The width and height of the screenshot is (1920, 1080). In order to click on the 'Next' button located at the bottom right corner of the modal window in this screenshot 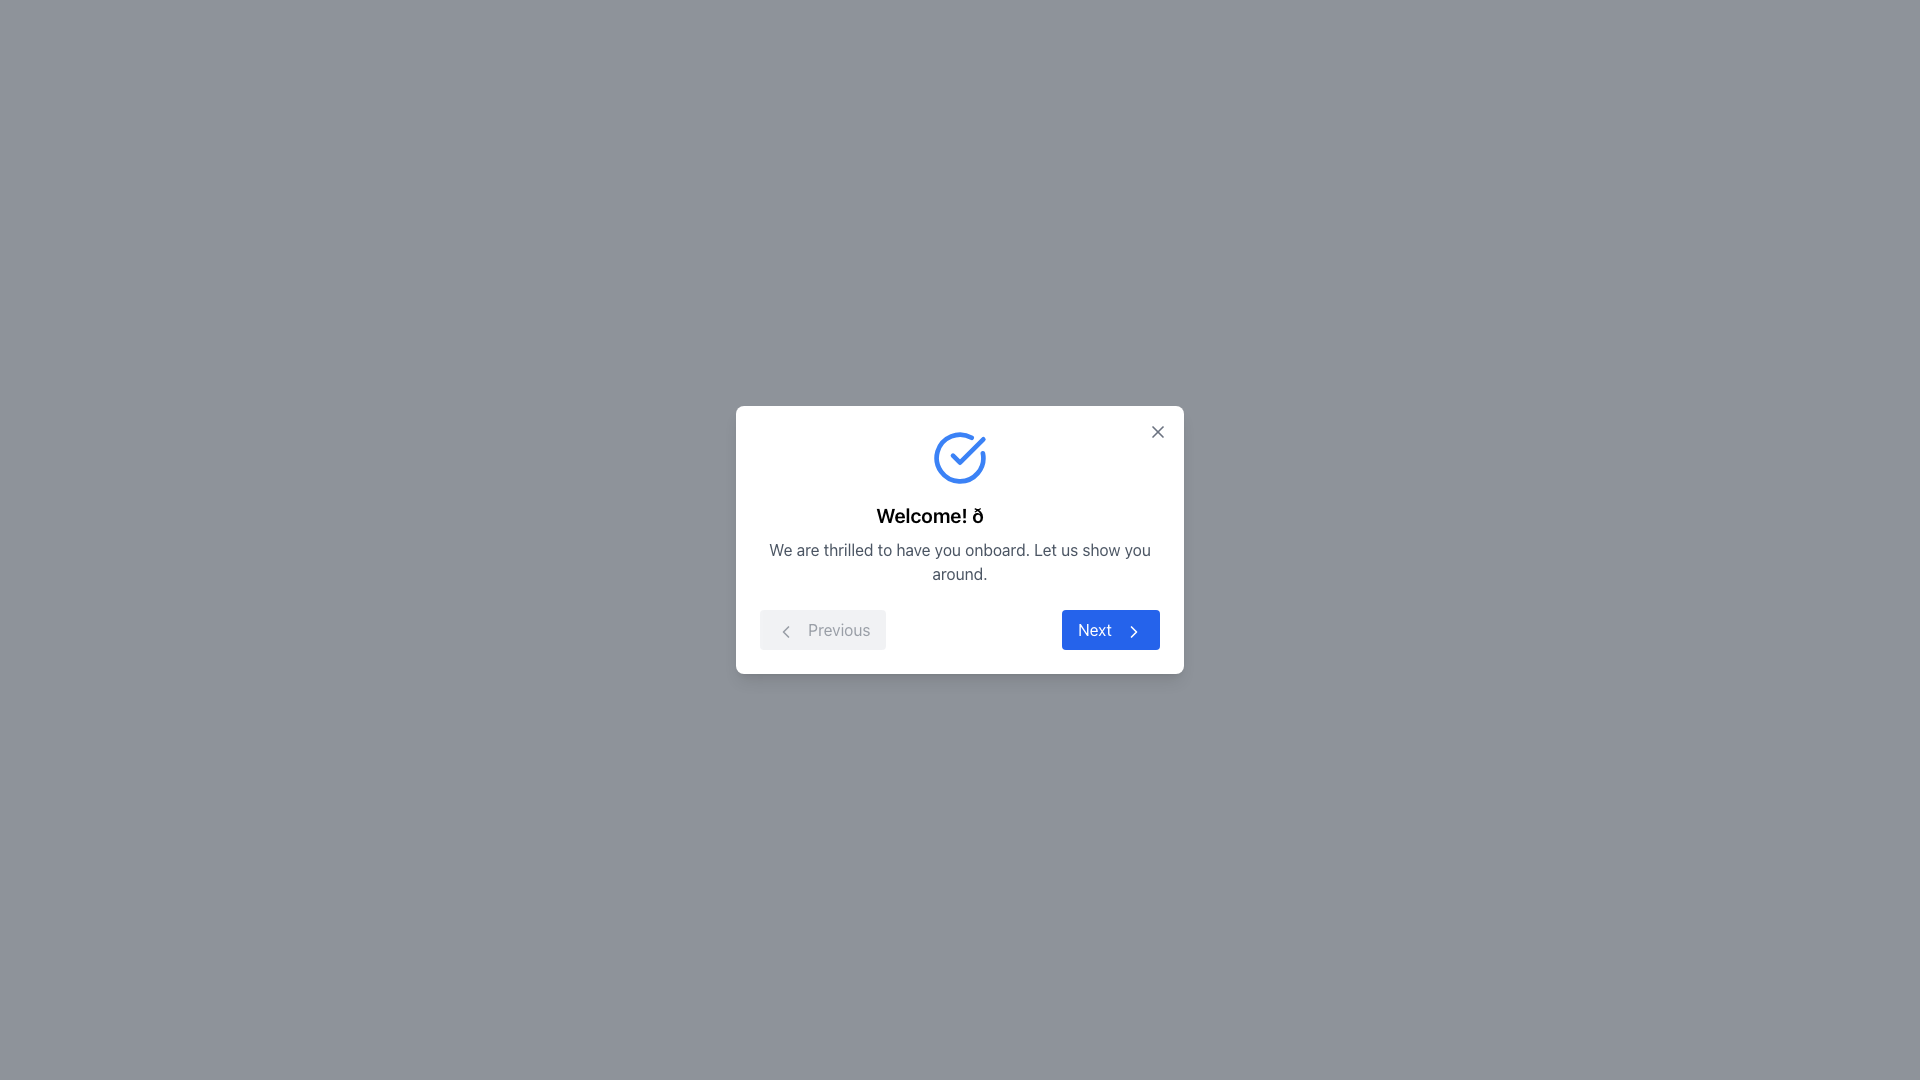, I will do `click(1133, 631)`.